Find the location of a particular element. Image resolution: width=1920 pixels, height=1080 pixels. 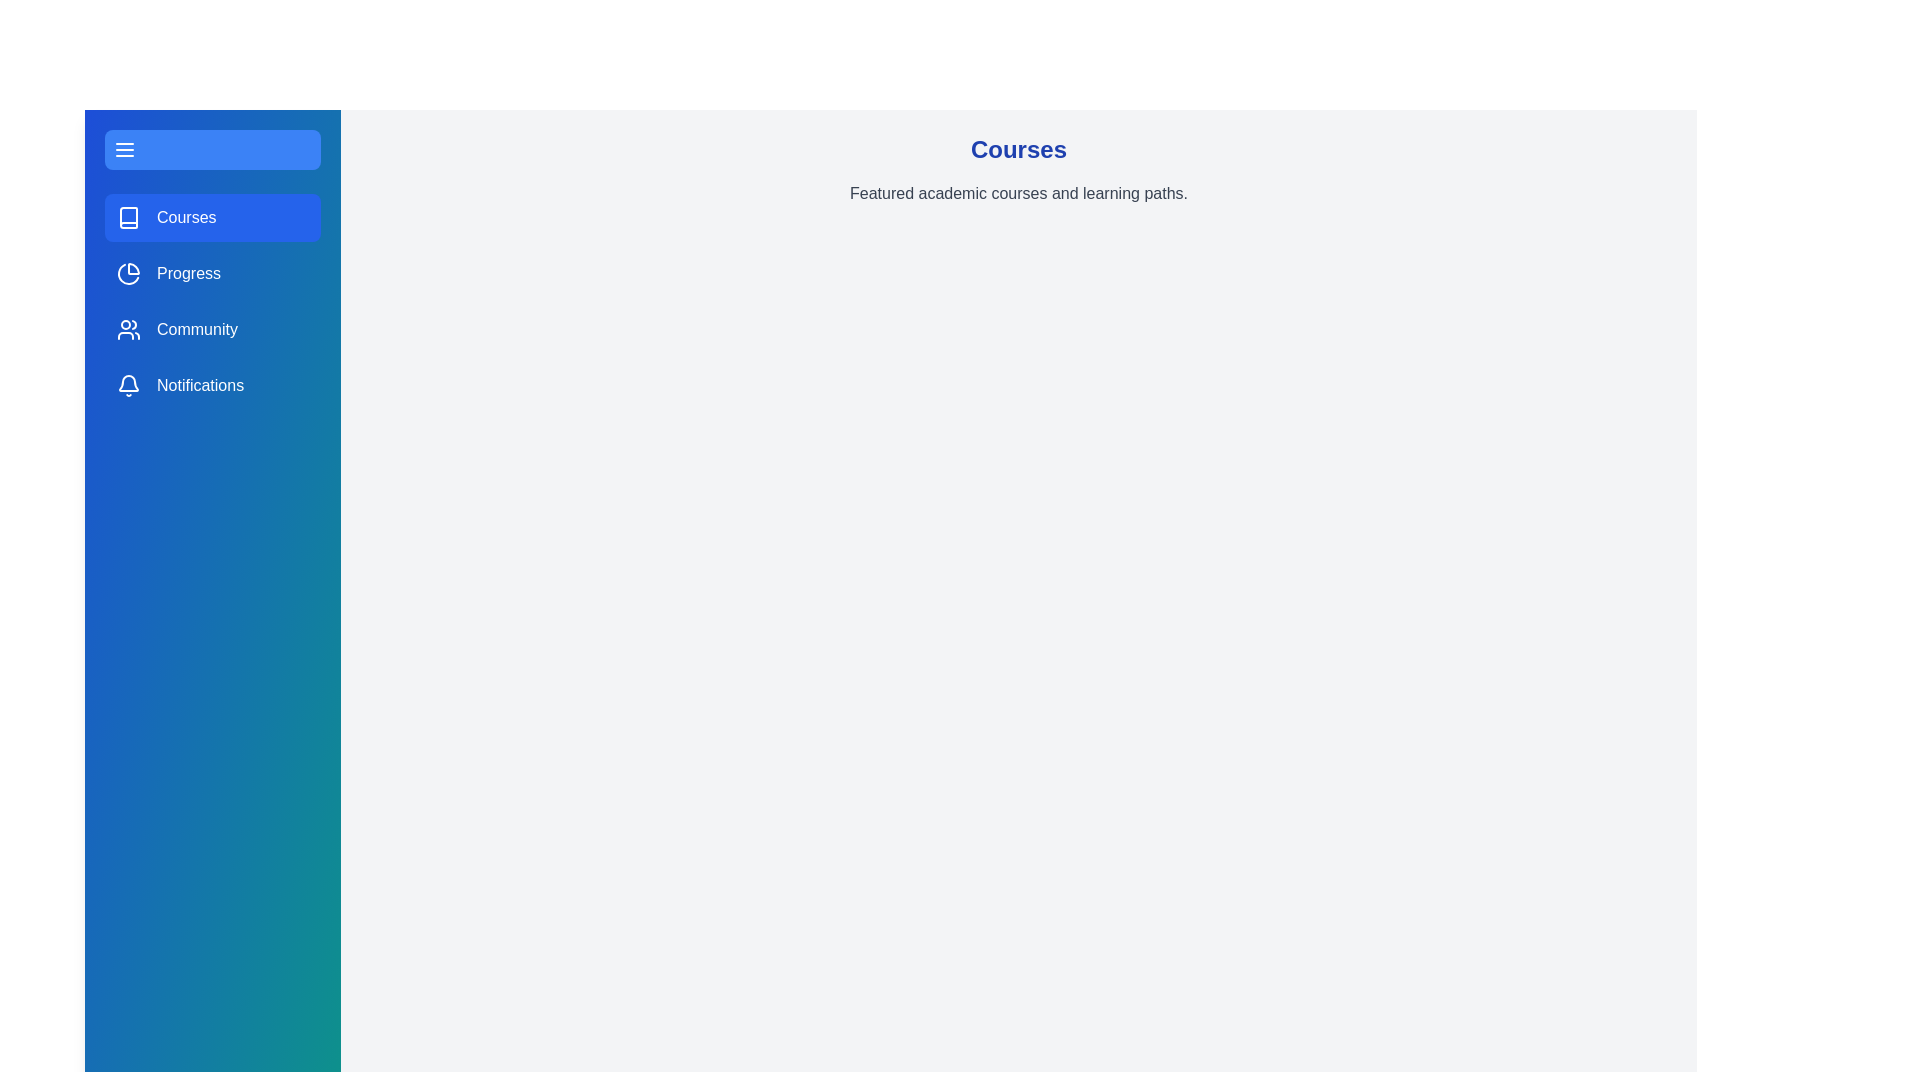

the sidebar section Community by clicking on its corresponding area is located at coordinates (212, 329).